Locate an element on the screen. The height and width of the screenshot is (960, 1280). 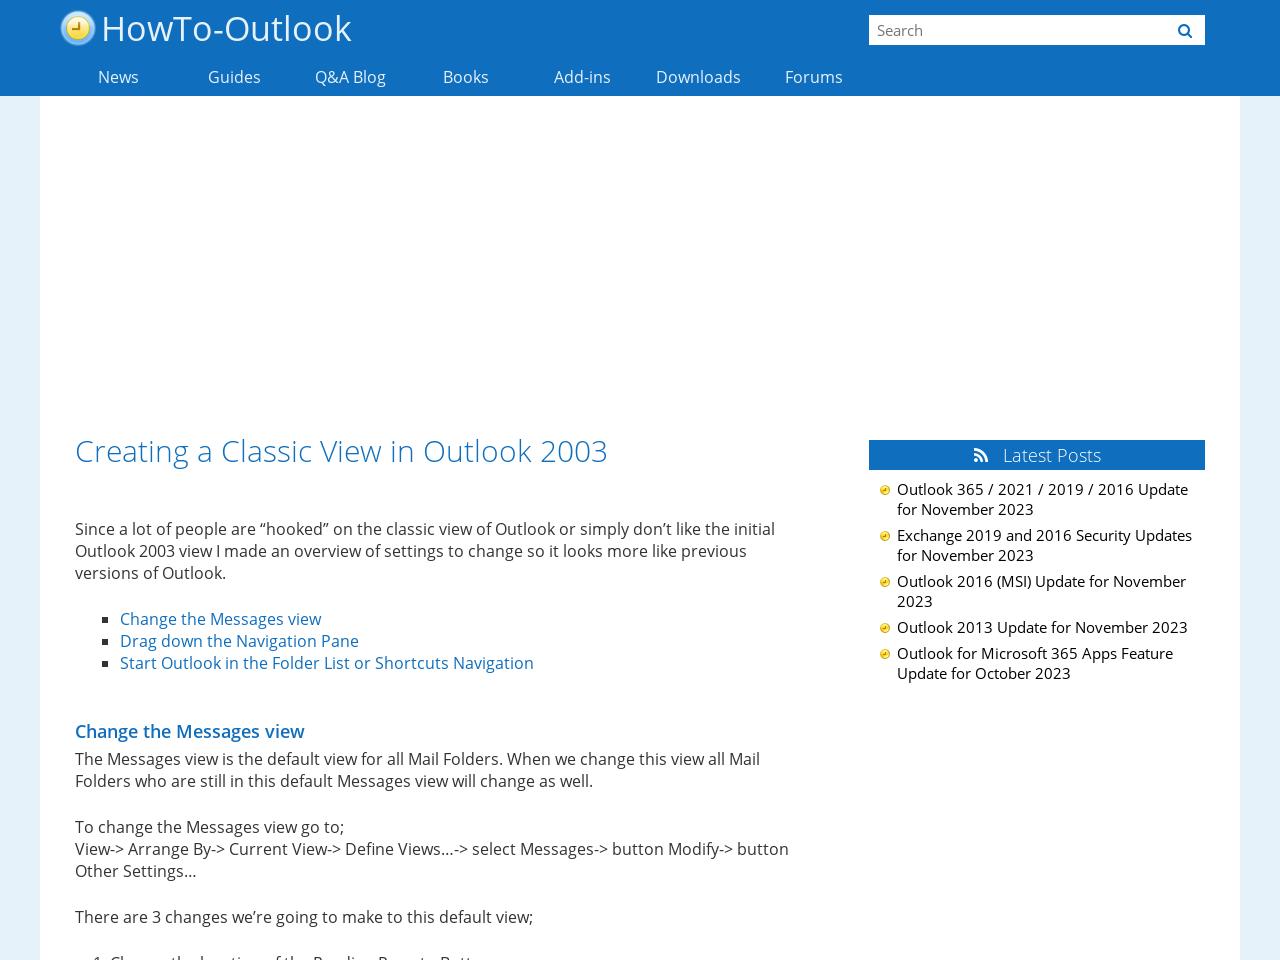
'To change the Messages view go to;' is located at coordinates (209, 827).